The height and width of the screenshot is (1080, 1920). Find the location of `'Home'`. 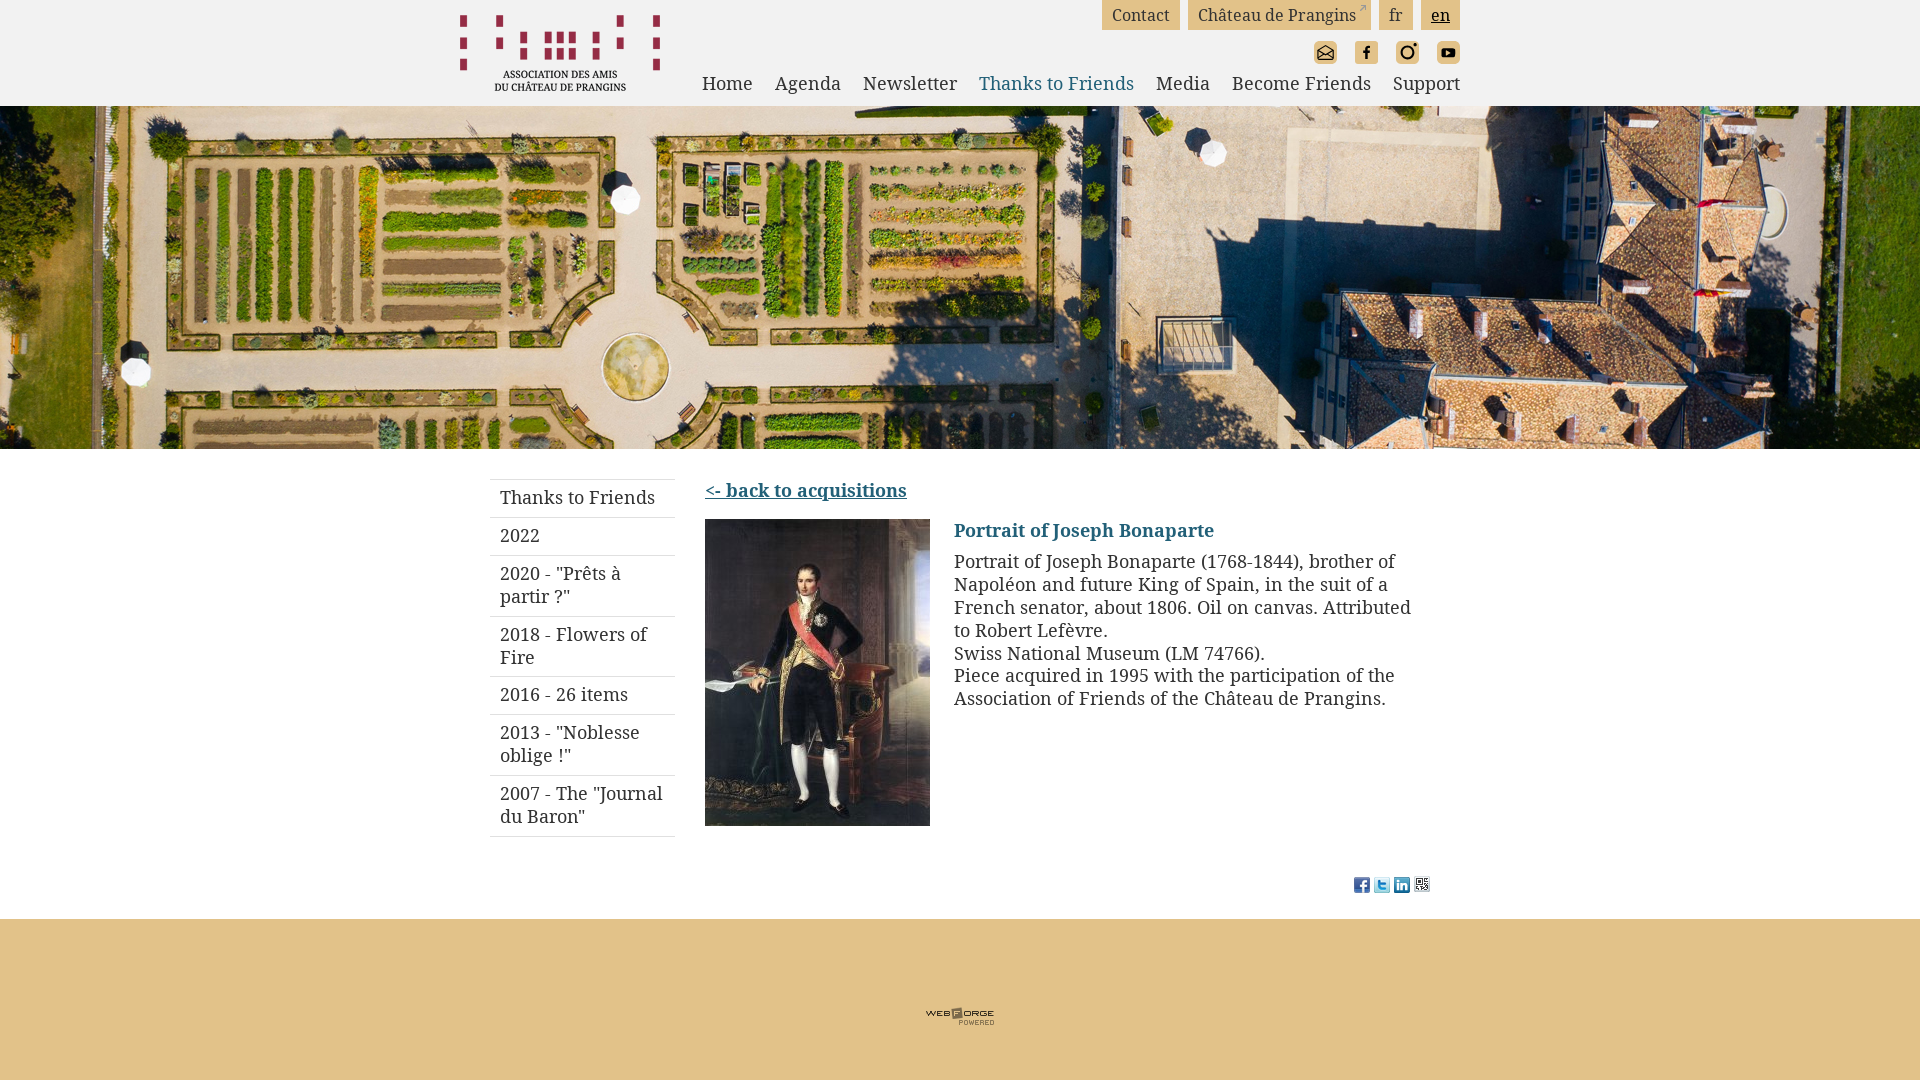

'Home' is located at coordinates (716, 83).